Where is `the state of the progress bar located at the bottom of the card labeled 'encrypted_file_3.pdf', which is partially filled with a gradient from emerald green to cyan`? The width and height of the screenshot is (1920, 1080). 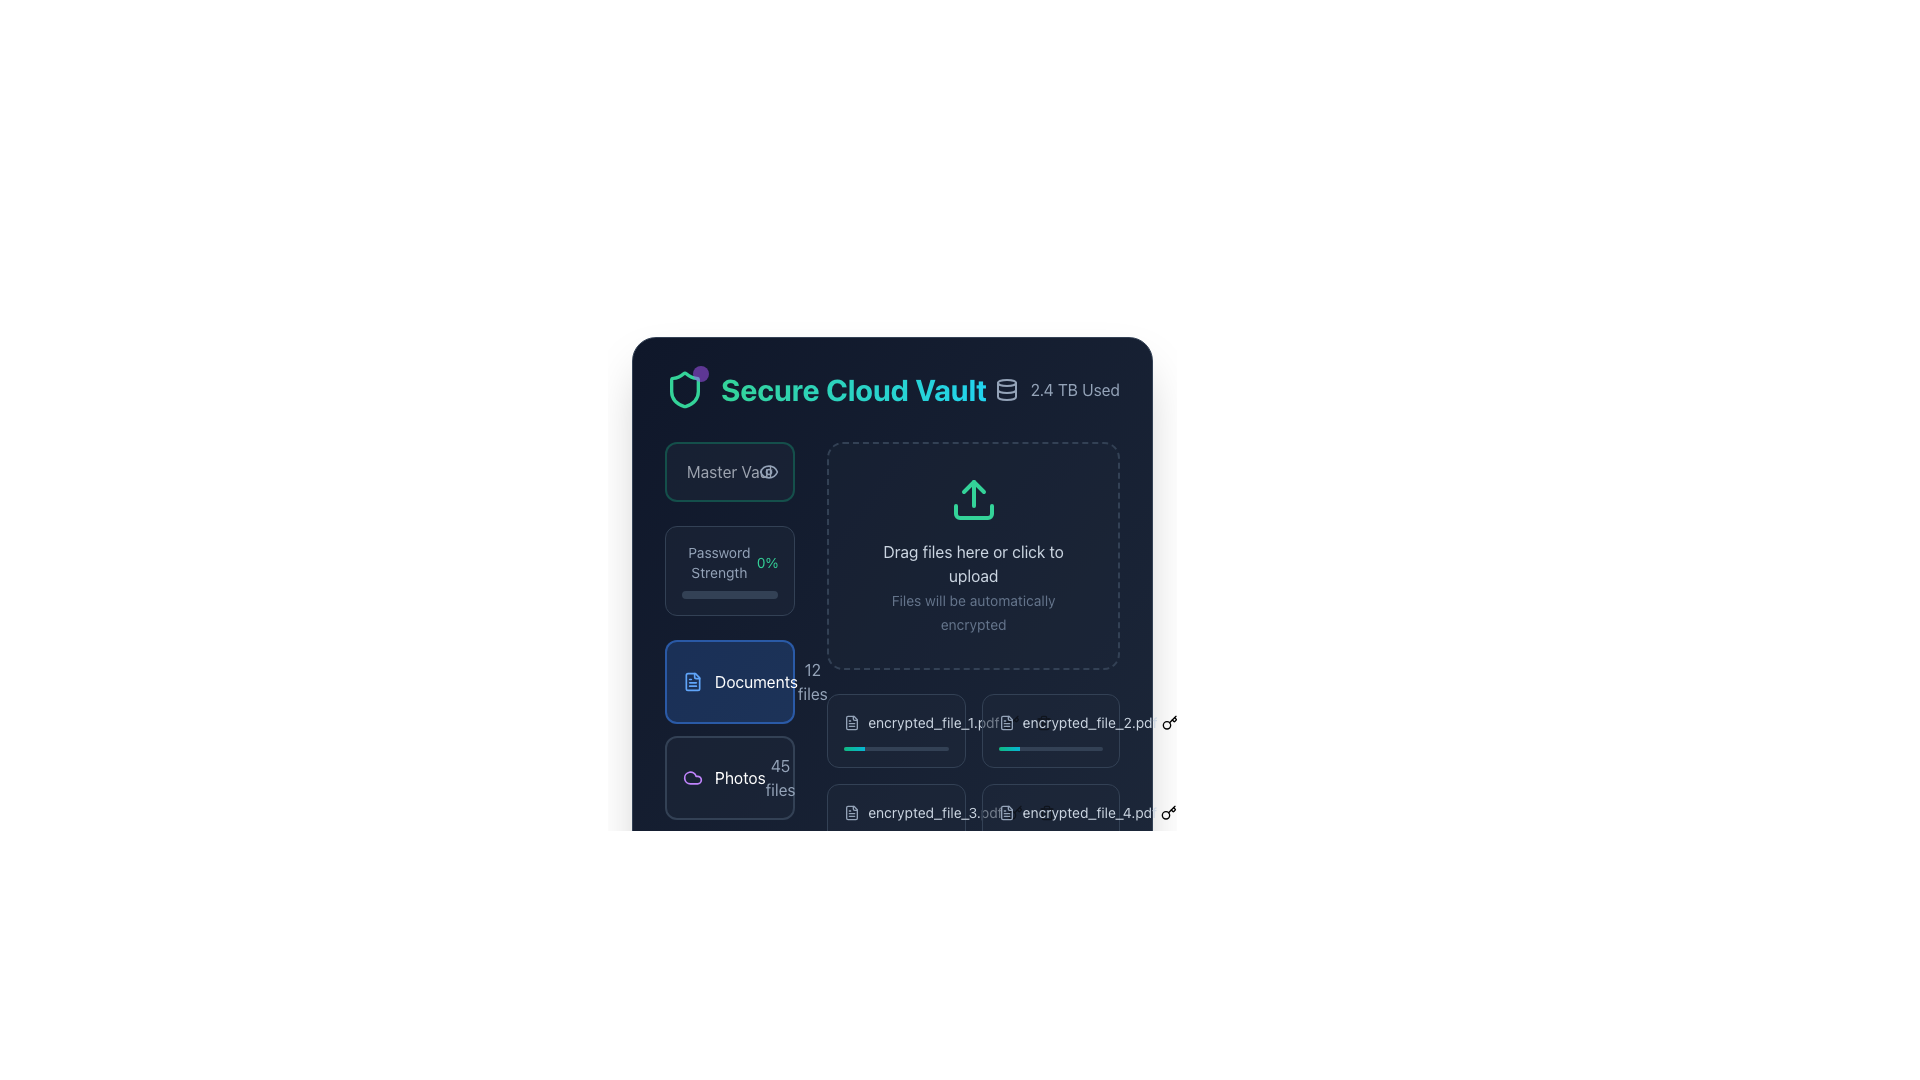
the state of the progress bar located at the bottom of the card labeled 'encrypted_file_3.pdf', which is partially filled with a gradient from emerald green to cyan is located at coordinates (895, 839).